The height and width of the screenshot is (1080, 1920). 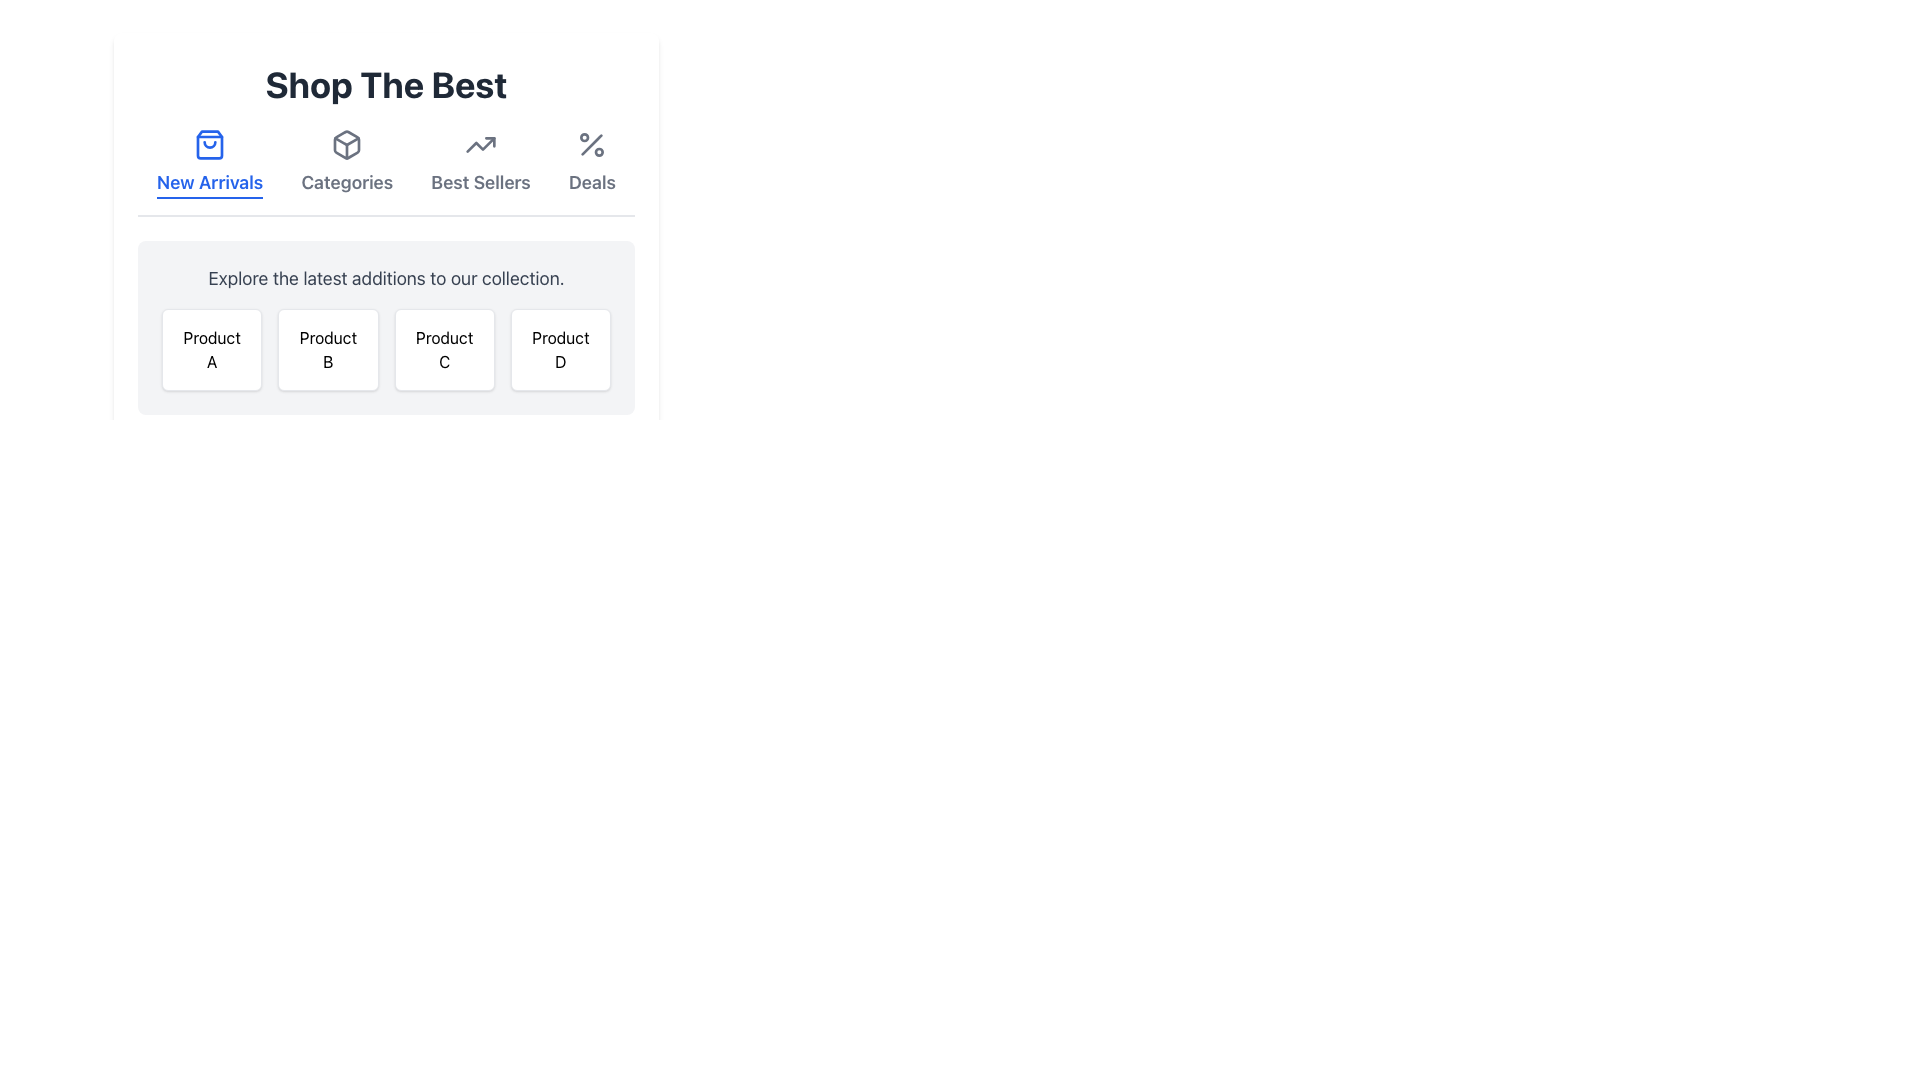 I want to click on the wireframe cube icon in gray color located above the 'Categories' text in the main navigation bar, so click(x=346, y=144).